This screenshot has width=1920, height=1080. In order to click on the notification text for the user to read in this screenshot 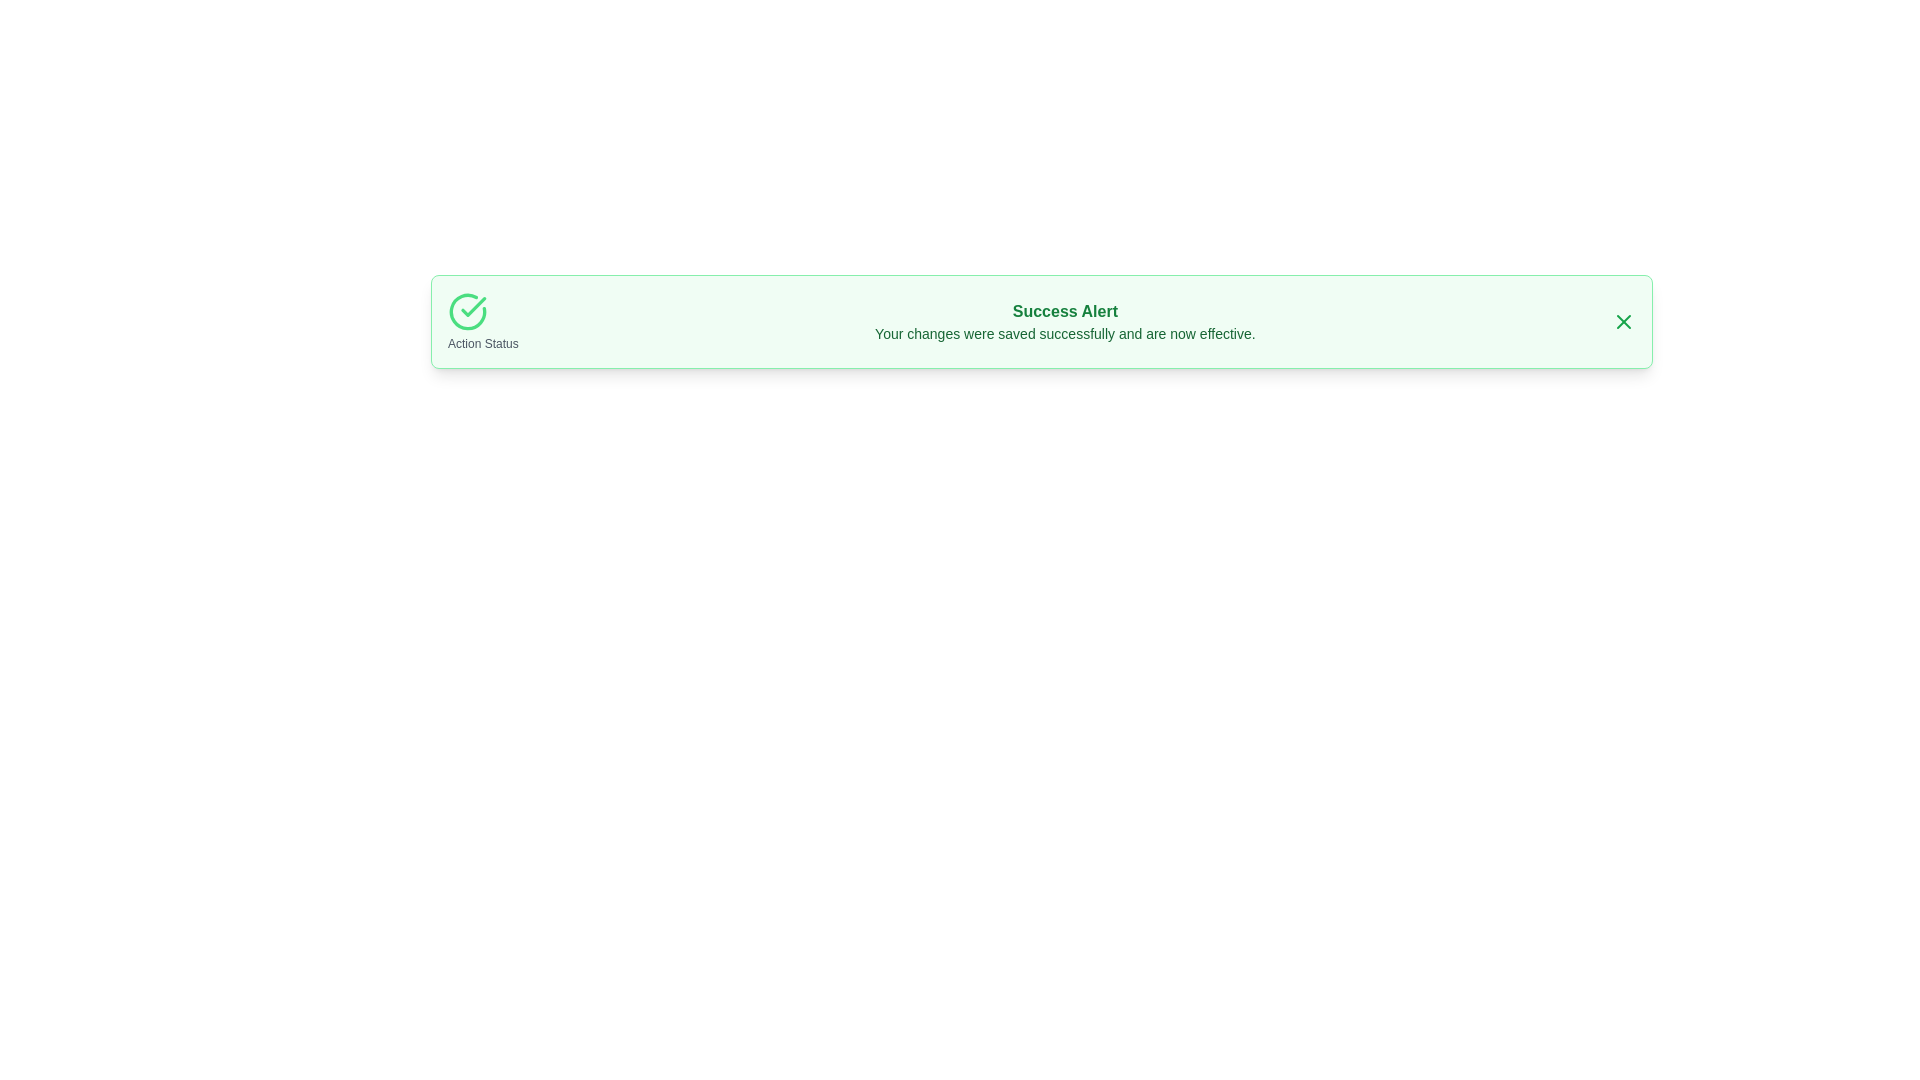, I will do `click(1064, 320)`.